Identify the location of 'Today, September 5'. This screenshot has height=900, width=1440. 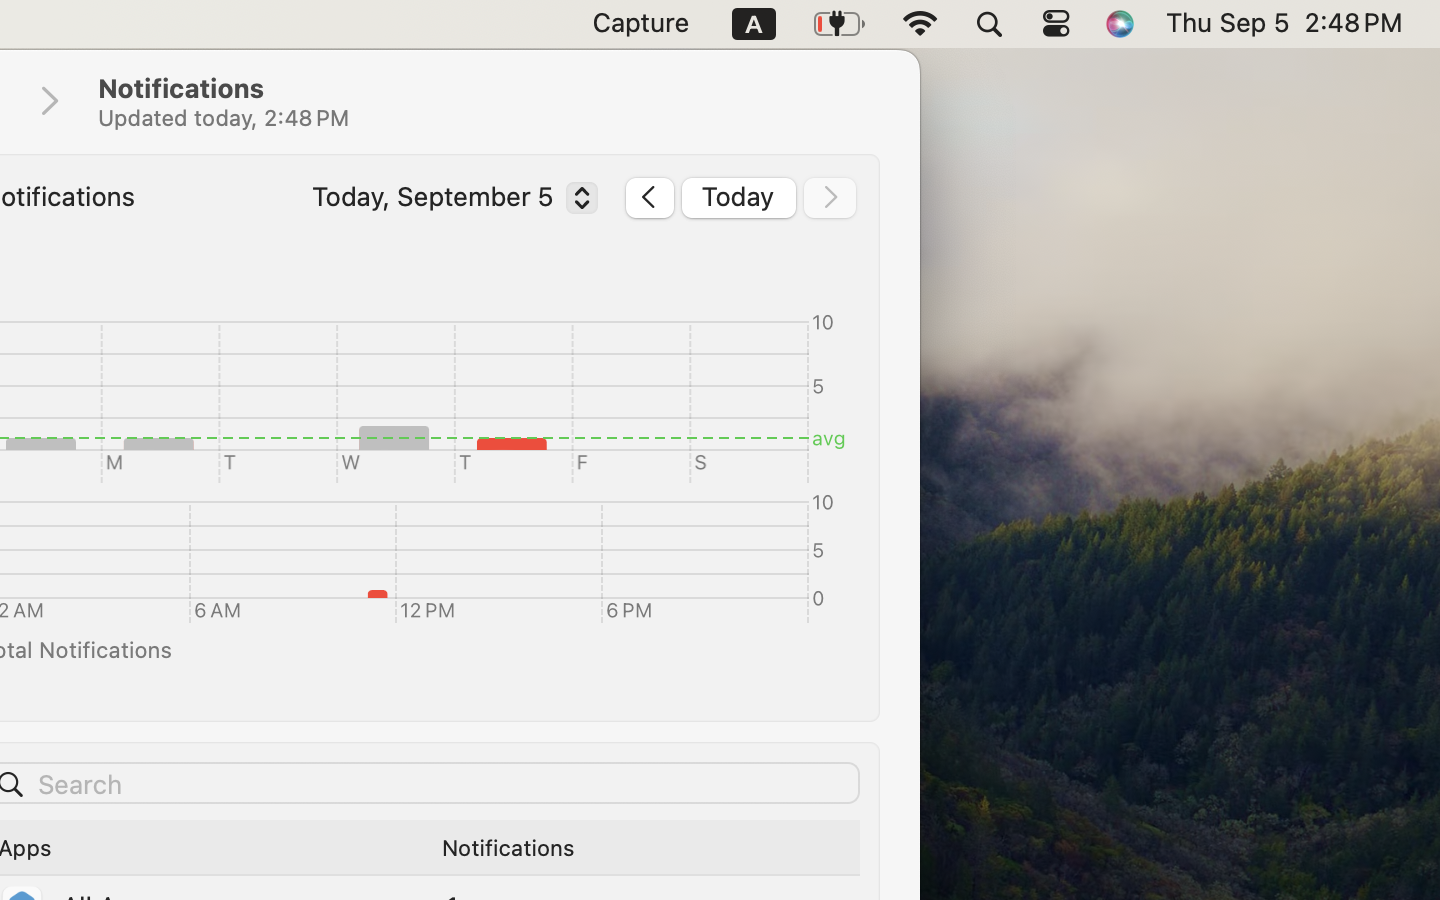
(450, 200).